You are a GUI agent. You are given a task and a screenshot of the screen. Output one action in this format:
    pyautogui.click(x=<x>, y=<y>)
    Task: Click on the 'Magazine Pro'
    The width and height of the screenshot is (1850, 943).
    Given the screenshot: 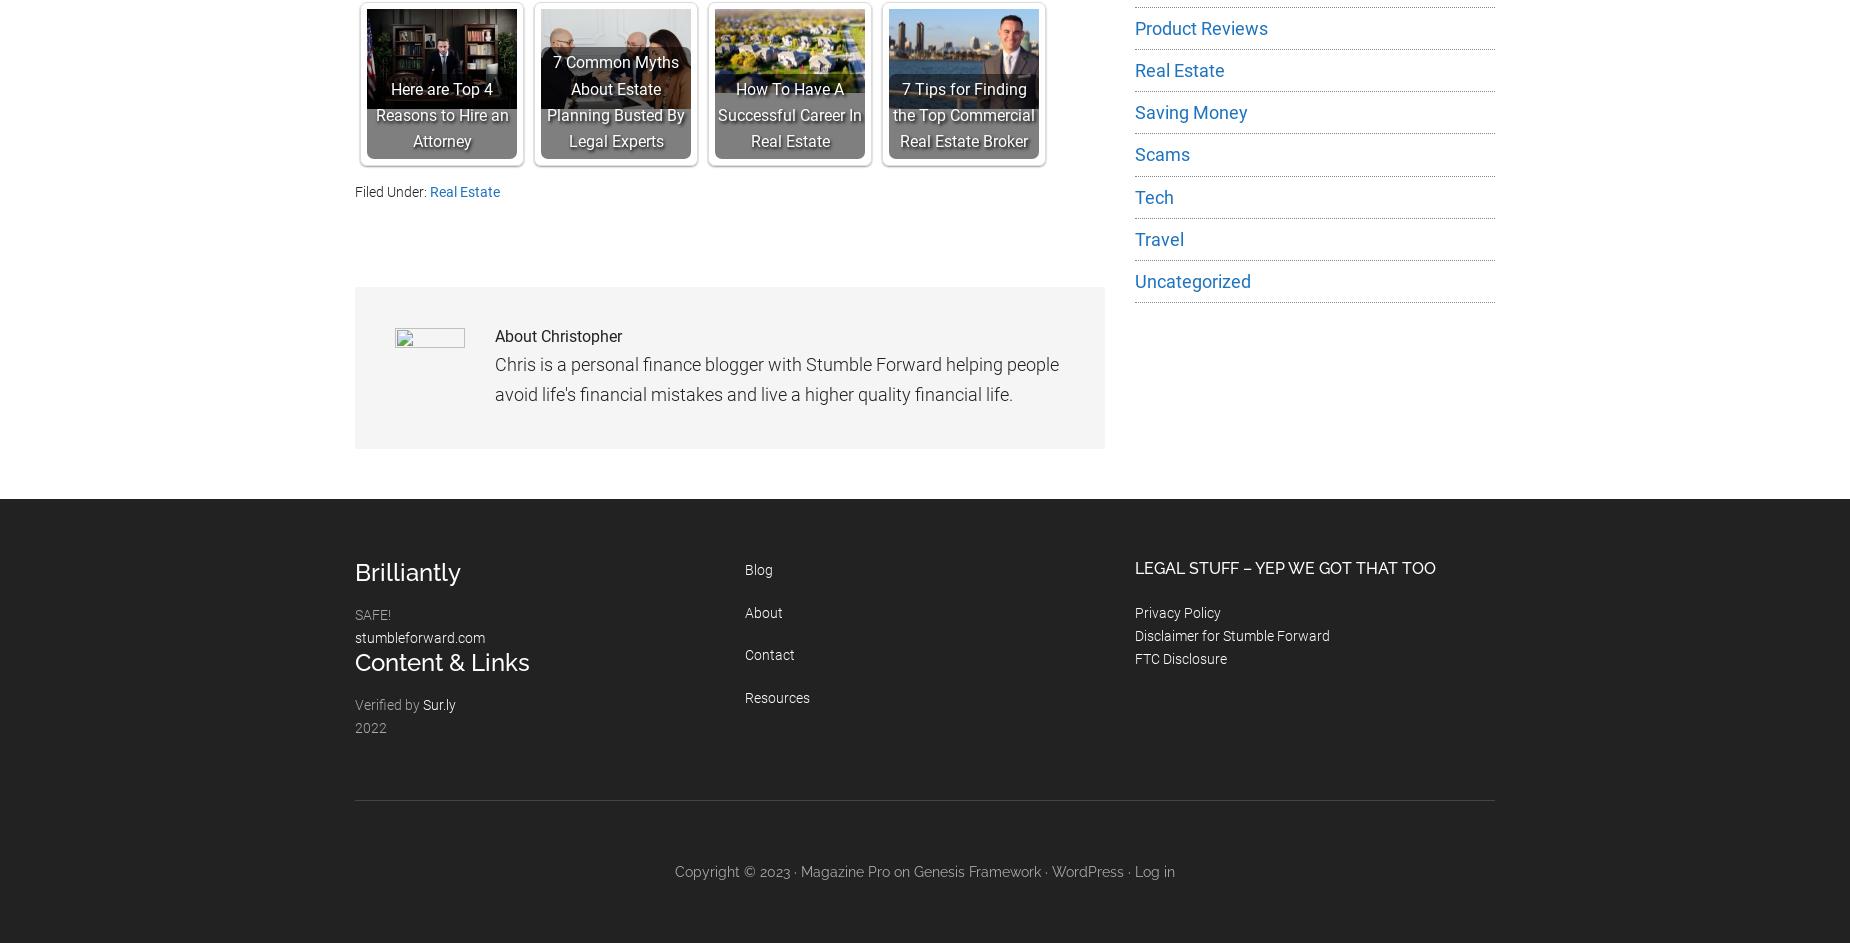 What is the action you would take?
    pyautogui.click(x=801, y=870)
    